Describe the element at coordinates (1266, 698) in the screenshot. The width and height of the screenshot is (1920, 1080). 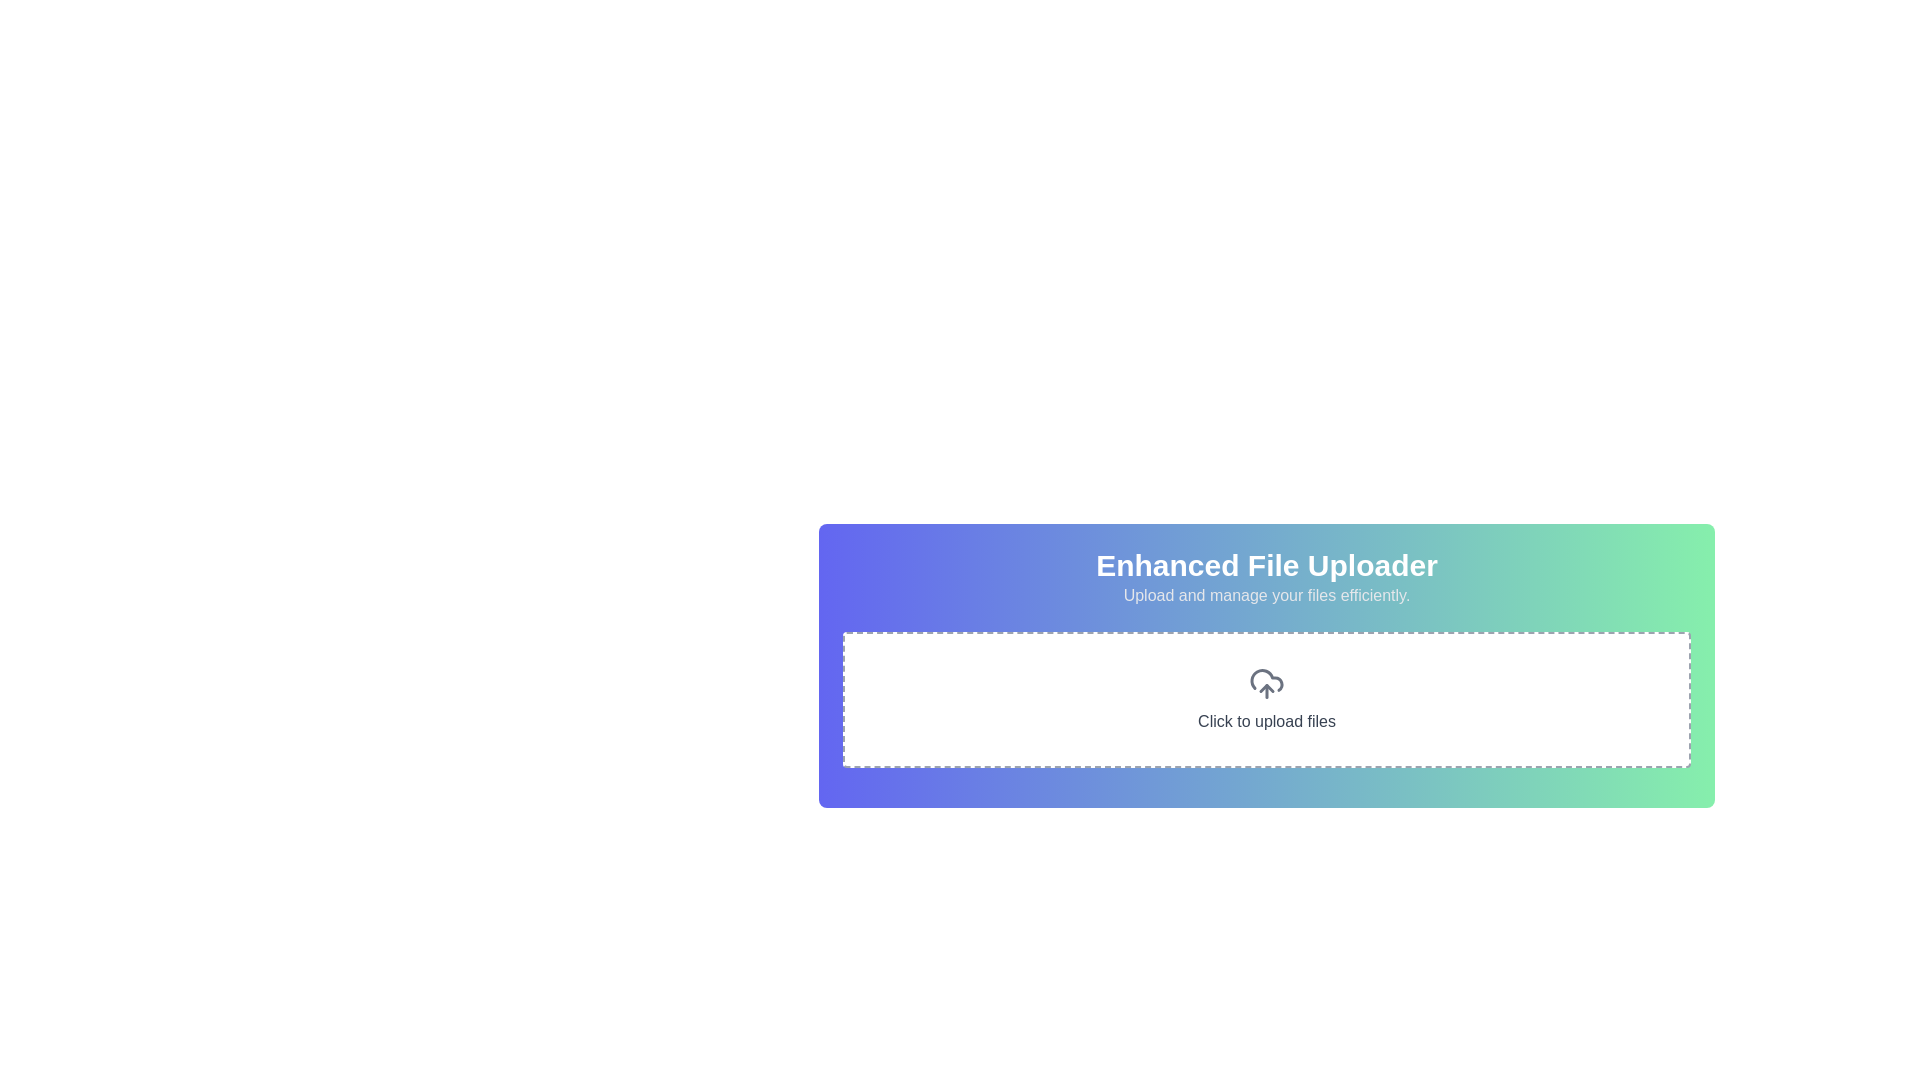
I see `the file upload area, which is a dashed-bordered rectangular area with a white background and an upload cloud icon above the text 'Click to upload files', to initiate the file upload` at that location.